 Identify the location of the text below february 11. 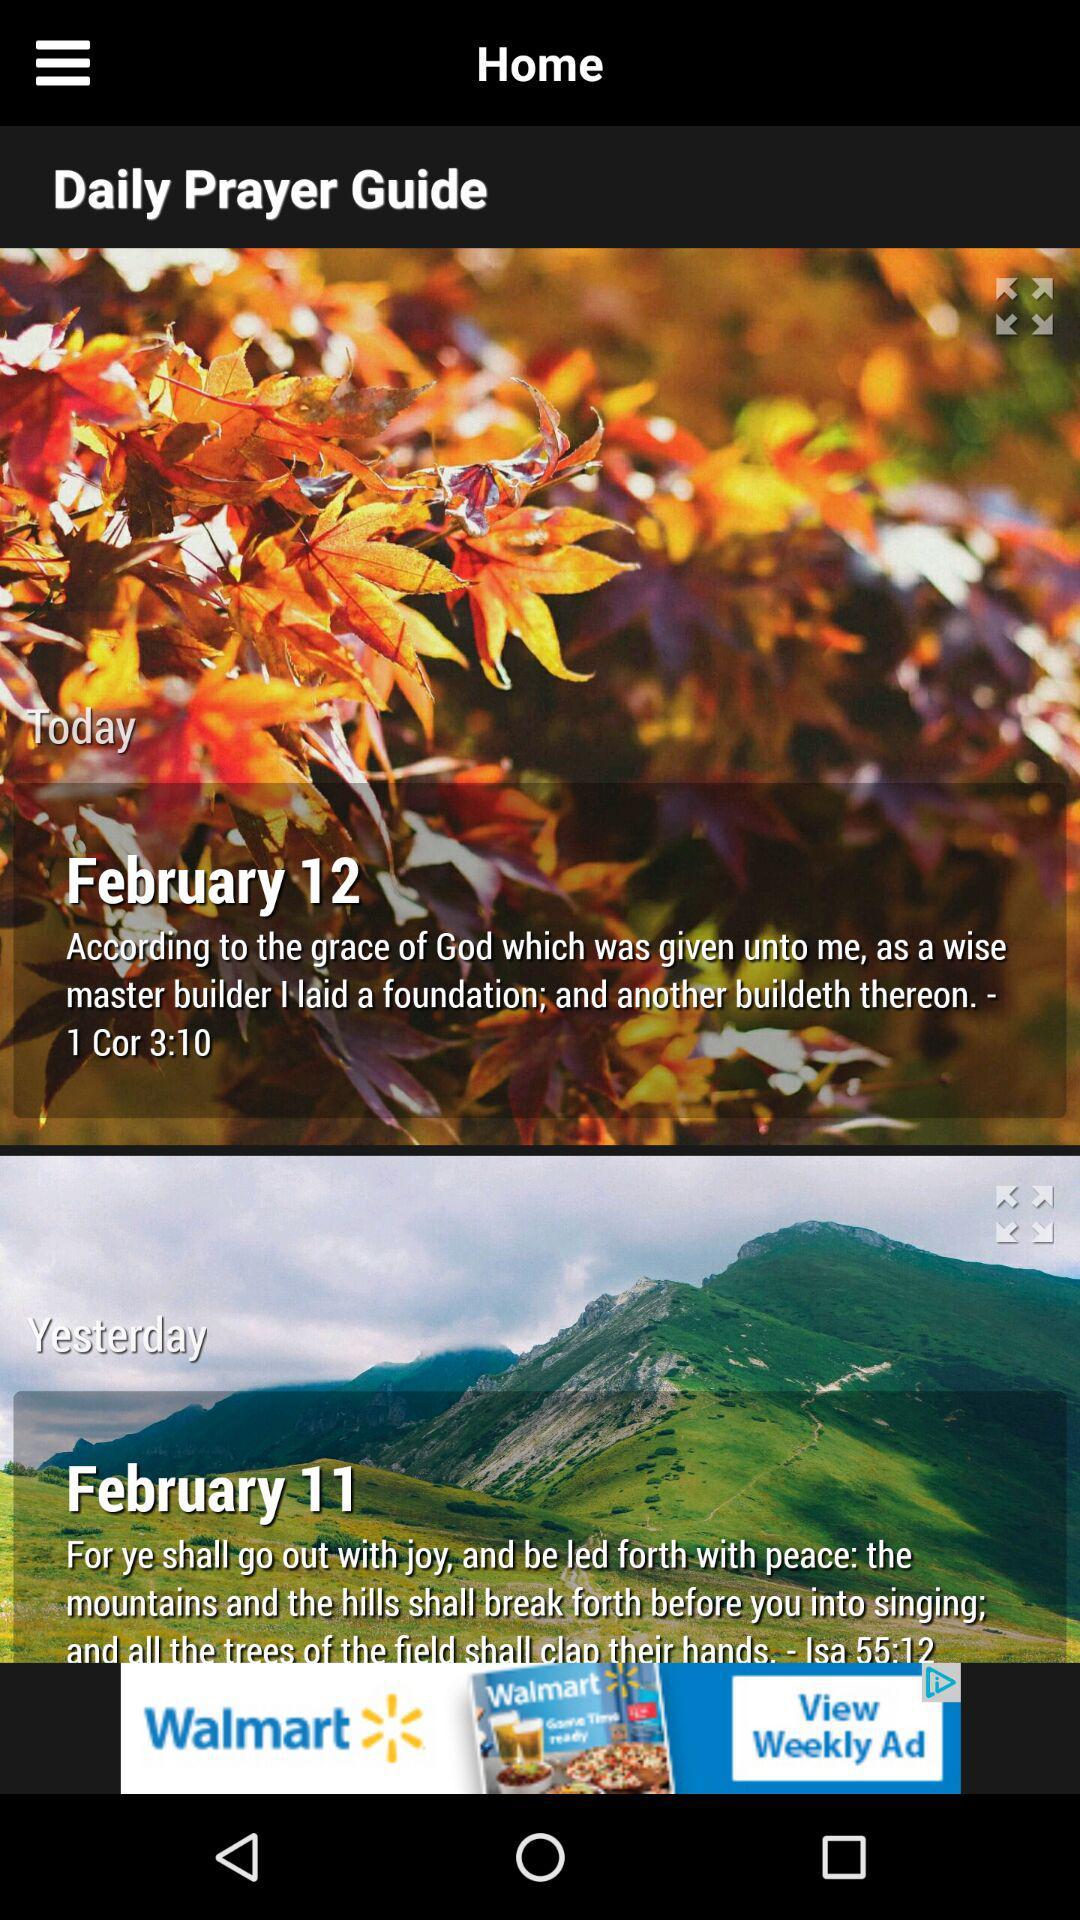
(540, 1595).